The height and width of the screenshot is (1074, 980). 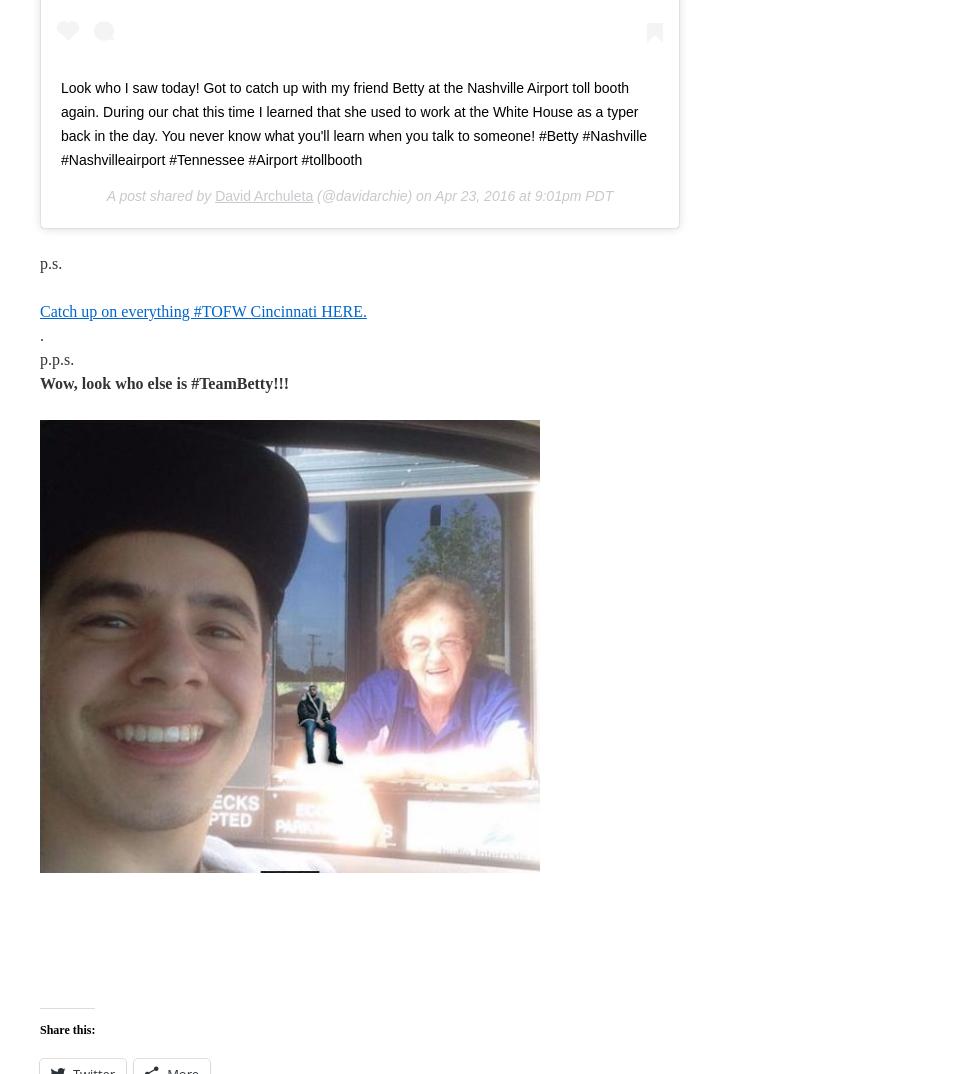 What do you see at coordinates (50, 261) in the screenshot?
I see `'p.s.'` at bounding box center [50, 261].